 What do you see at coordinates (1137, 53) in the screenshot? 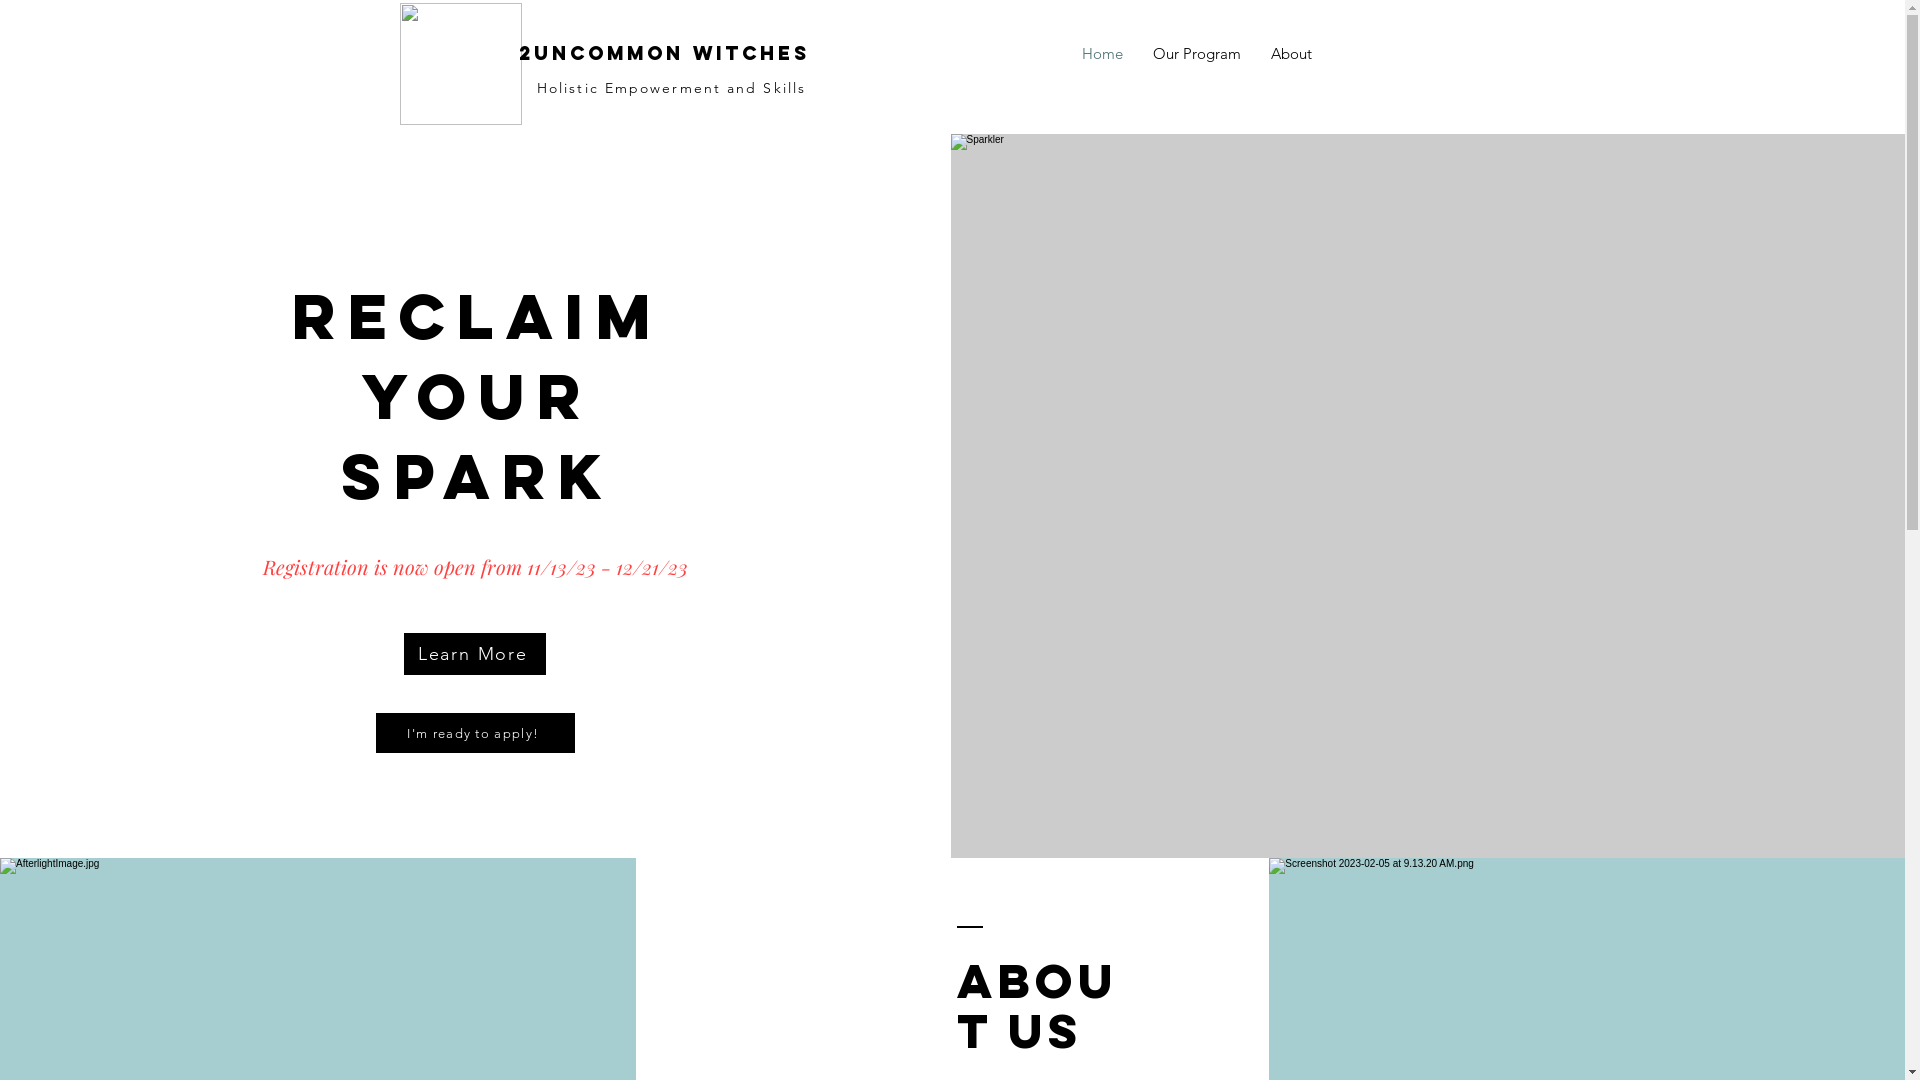
I see `'Our Program'` at bounding box center [1137, 53].